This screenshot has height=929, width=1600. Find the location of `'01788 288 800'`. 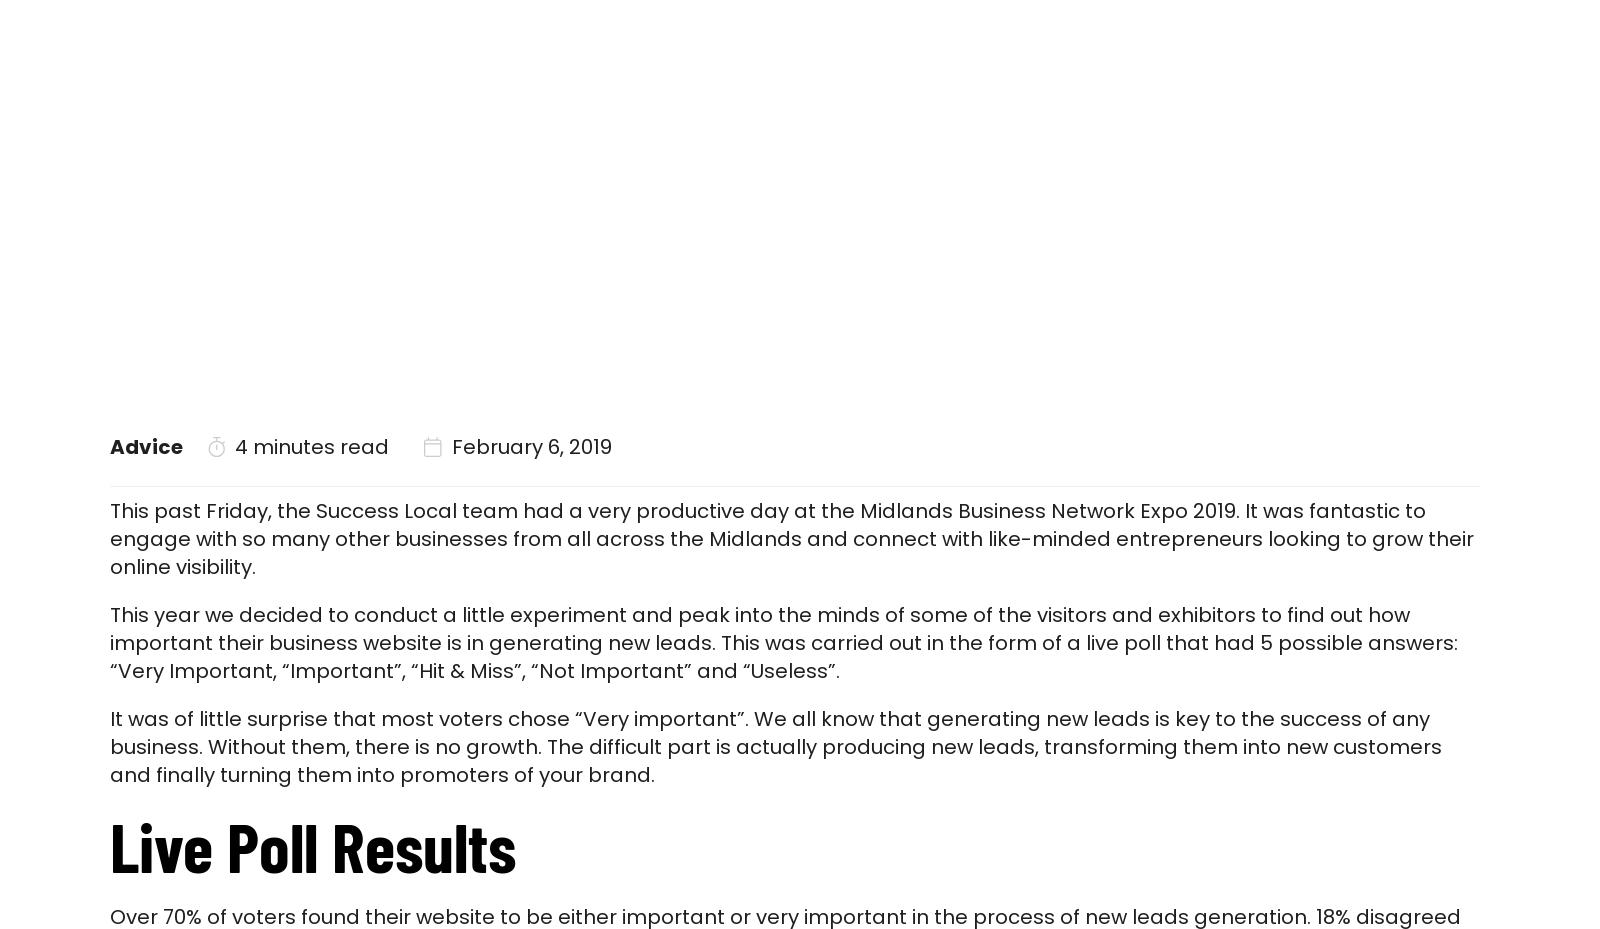

'01788 288 800' is located at coordinates (1432, 13).